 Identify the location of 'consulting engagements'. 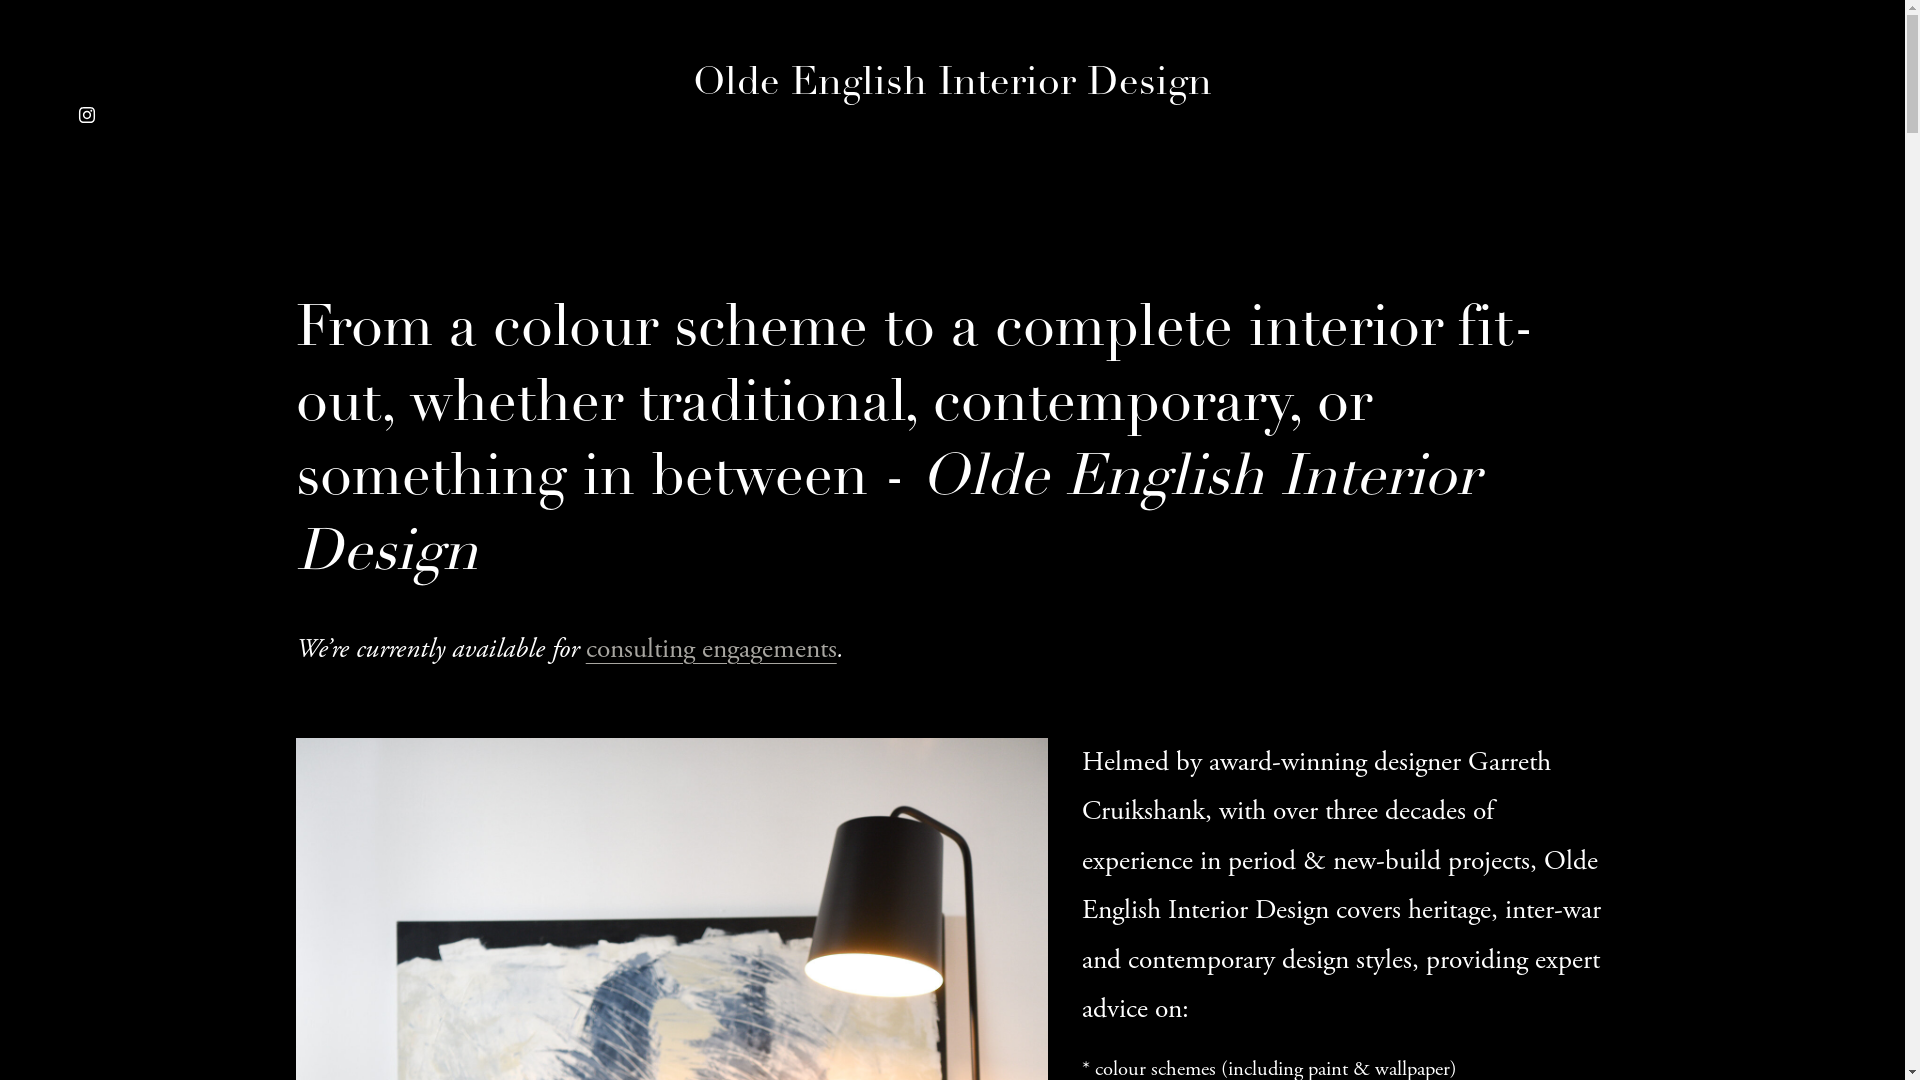
(711, 649).